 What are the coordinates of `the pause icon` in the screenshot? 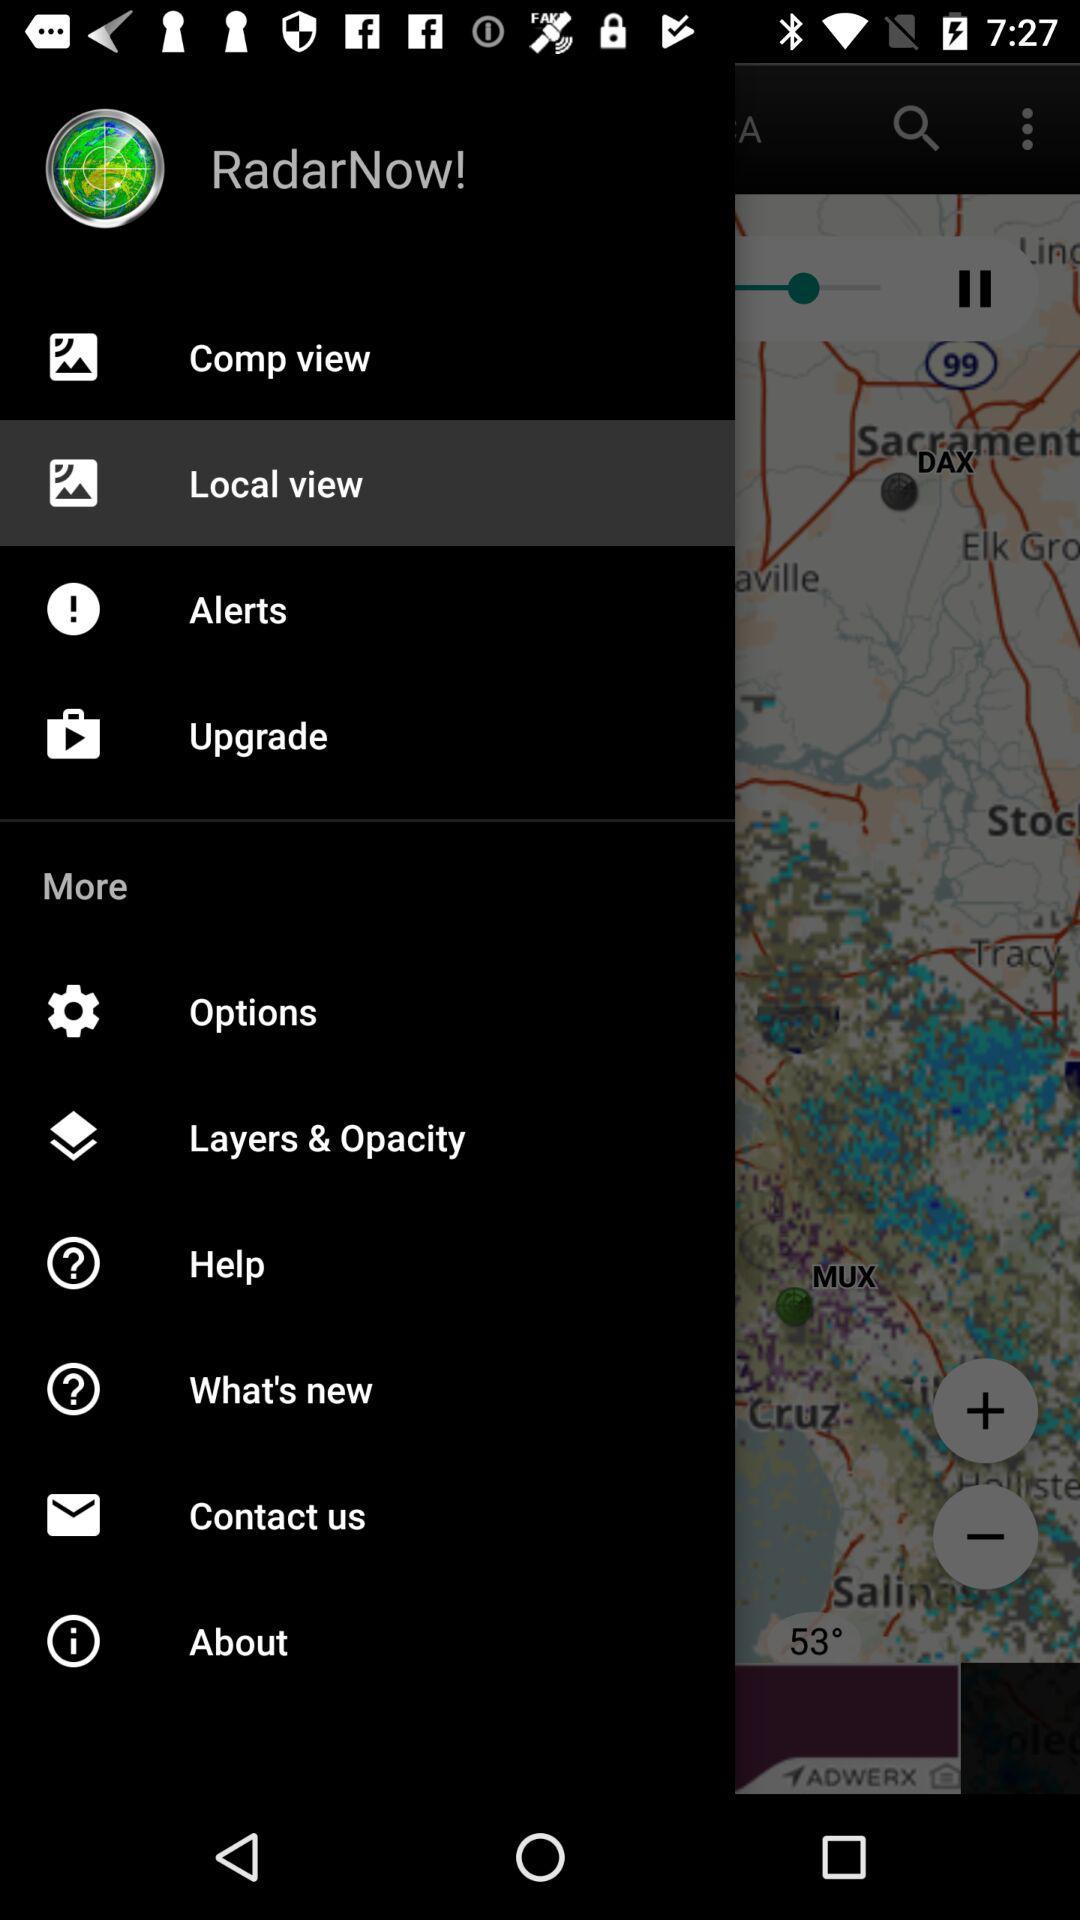 It's located at (974, 287).